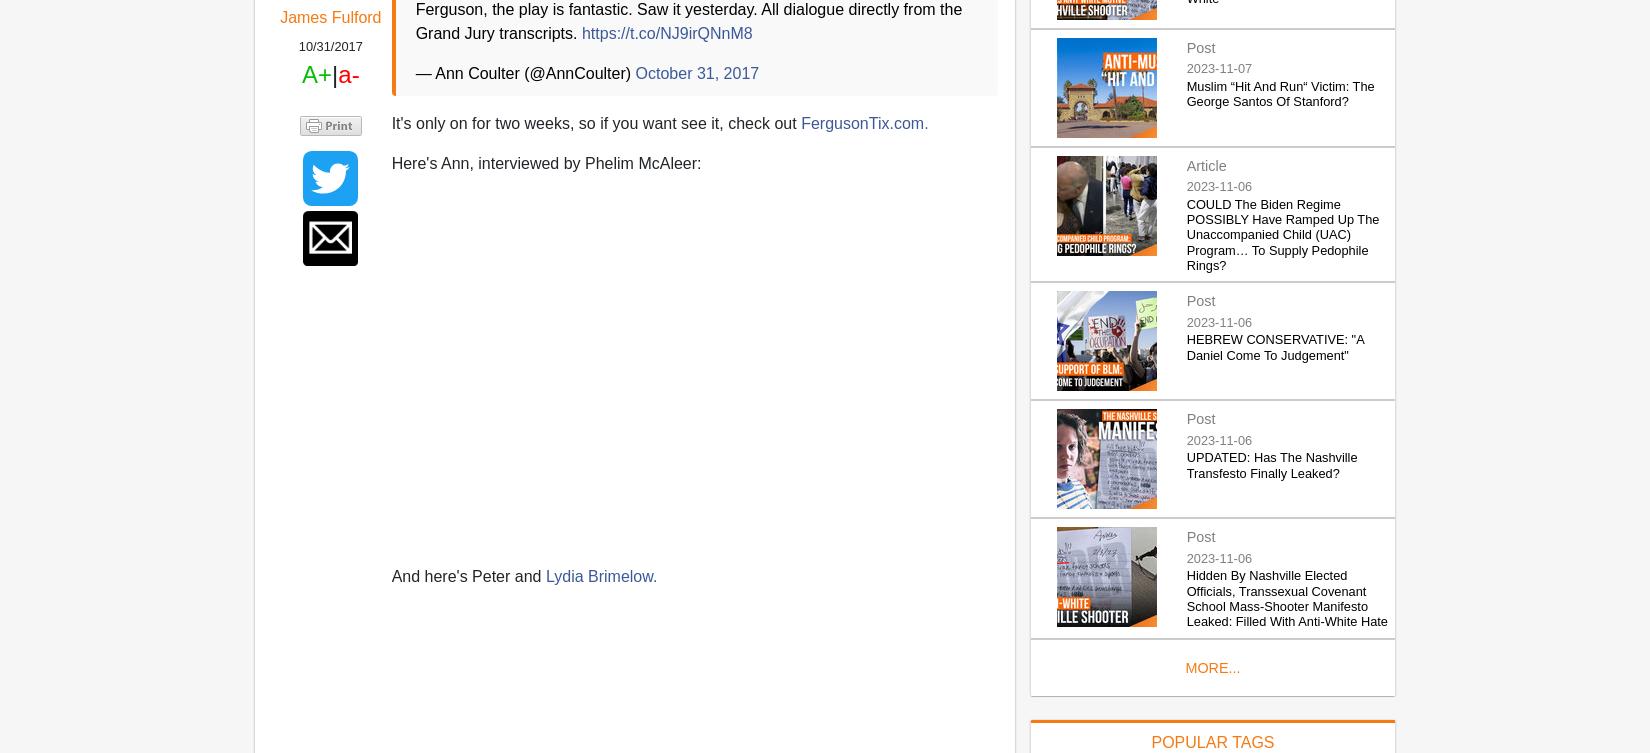  I want to click on 'Muslim “Hit And Run“ Victim: The George Santos Of Stanford?', so click(1186, 92).